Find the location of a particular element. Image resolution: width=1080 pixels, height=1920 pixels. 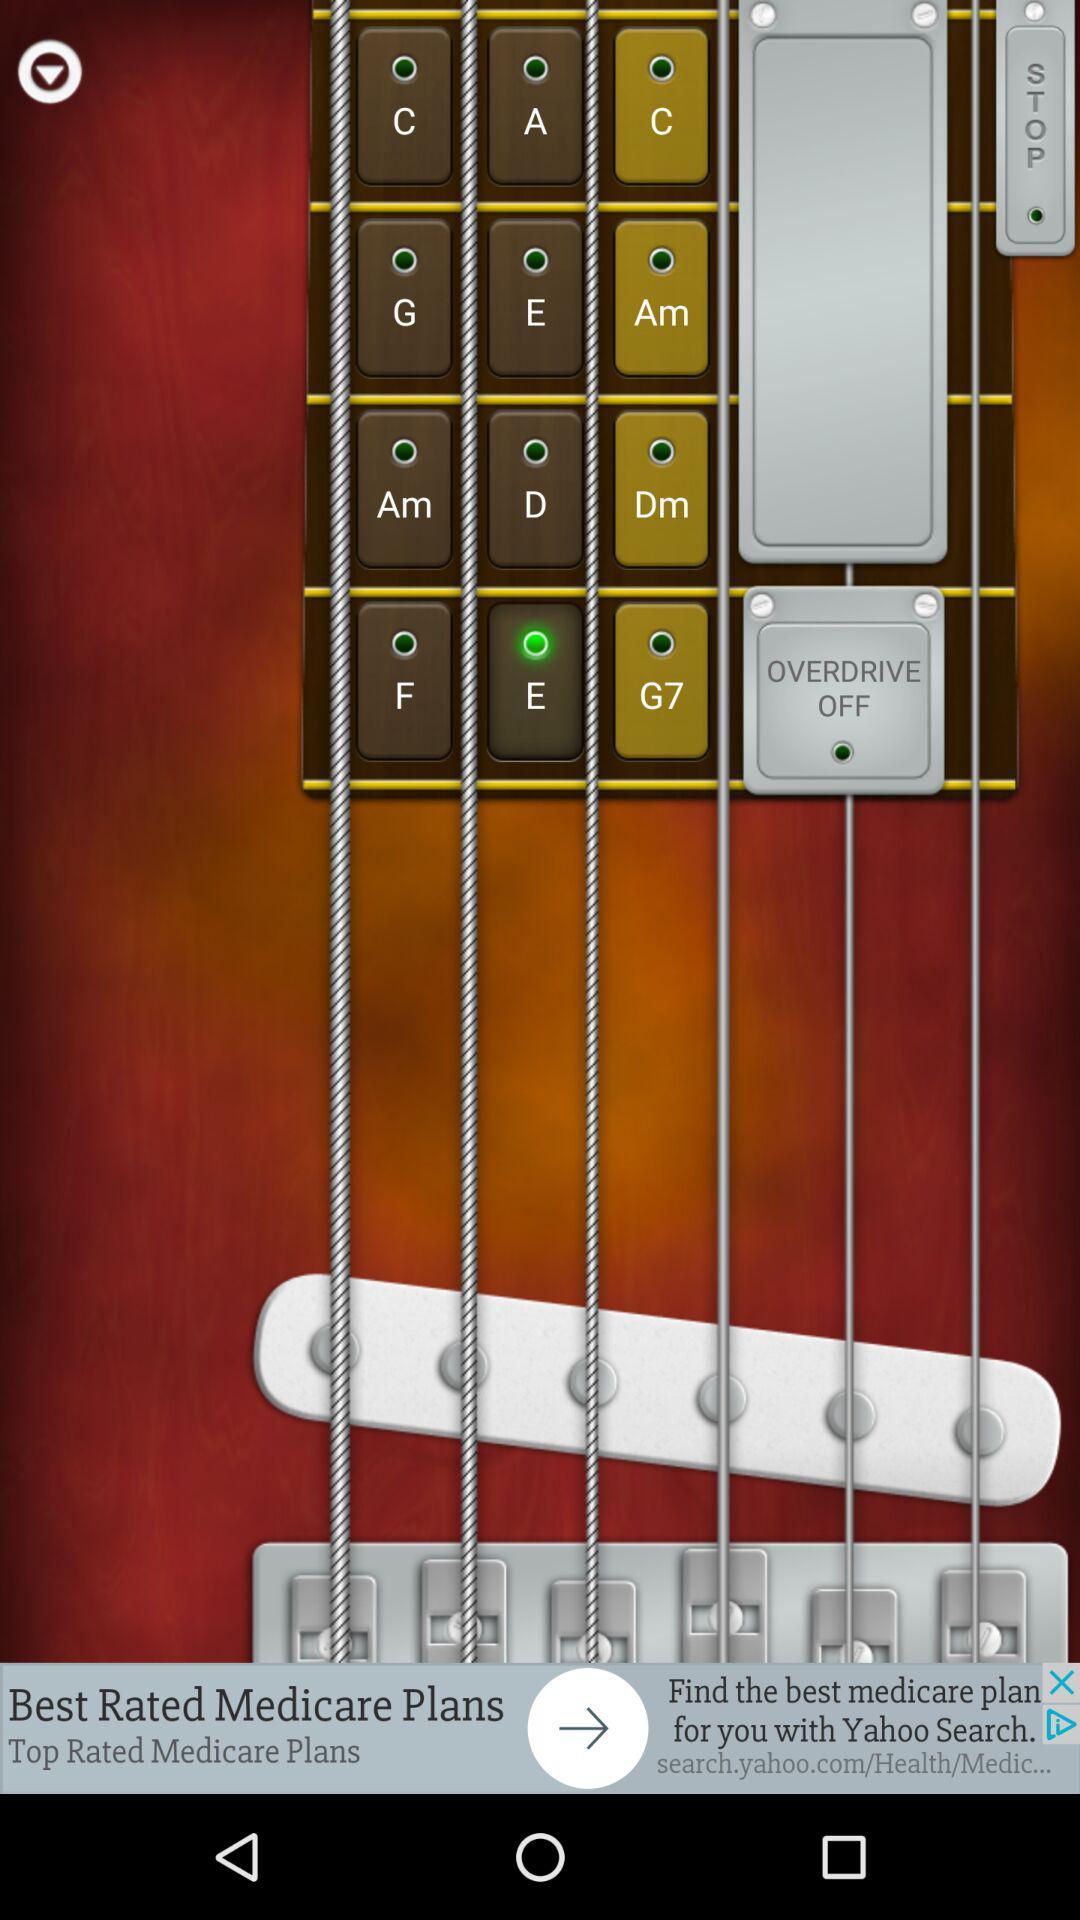

next page is located at coordinates (540, 1727).